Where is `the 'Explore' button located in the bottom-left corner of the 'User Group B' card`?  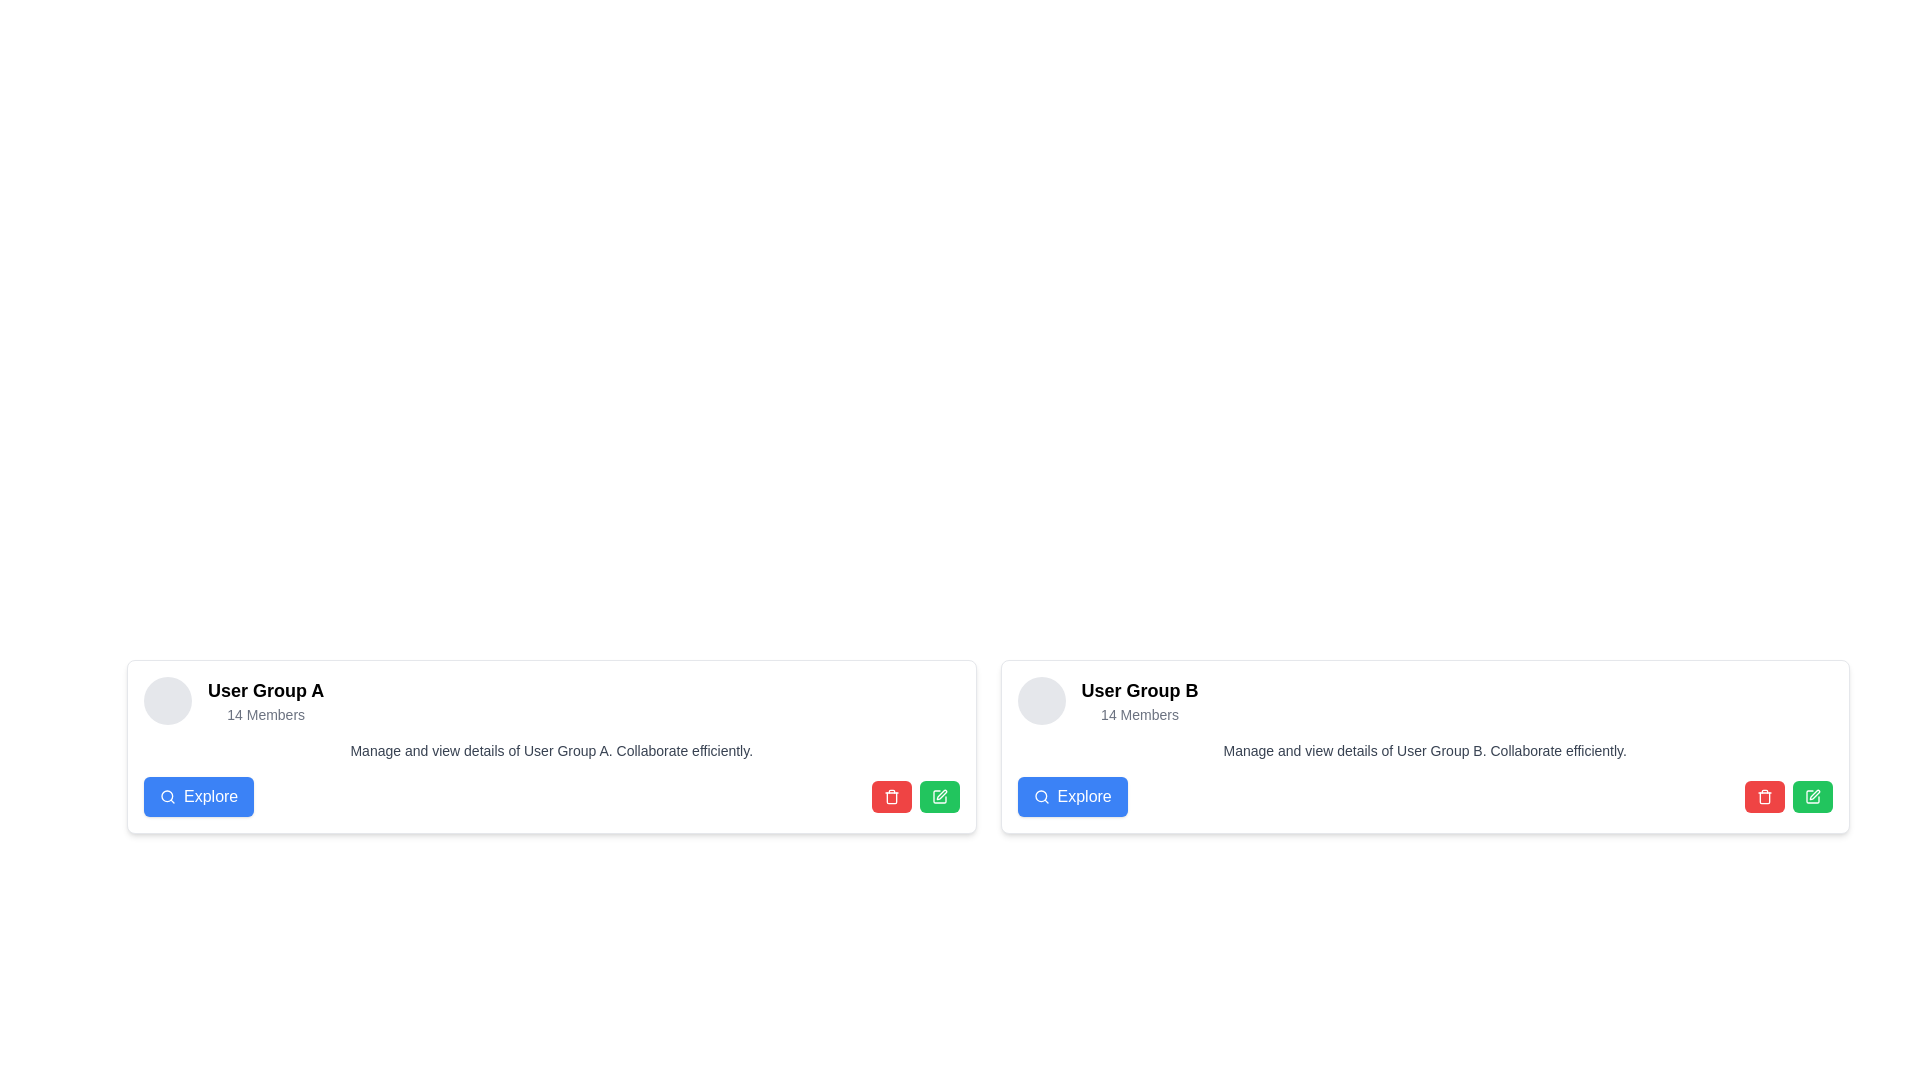
the 'Explore' button located in the bottom-left corner of the 'User Group B' card is located at coordinates (1071, 796).